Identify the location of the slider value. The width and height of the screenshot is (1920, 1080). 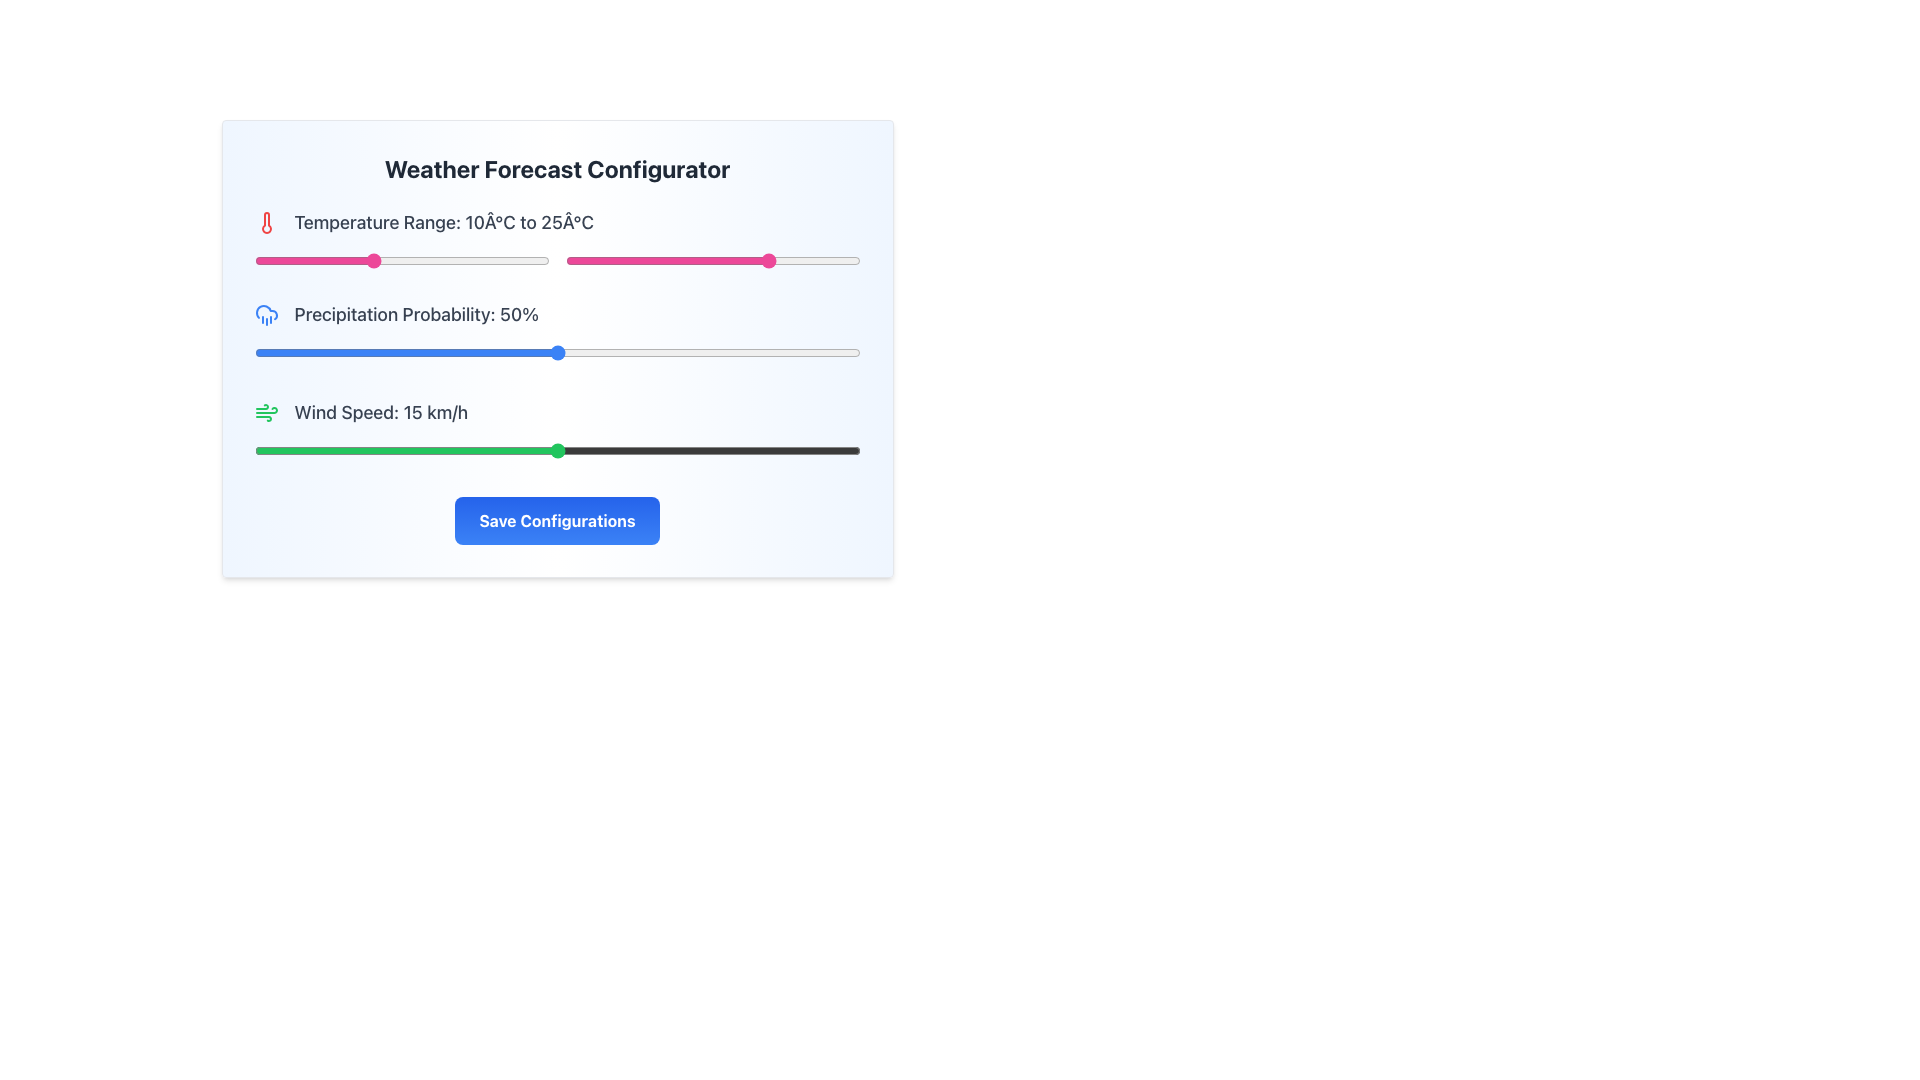
(454, 260).